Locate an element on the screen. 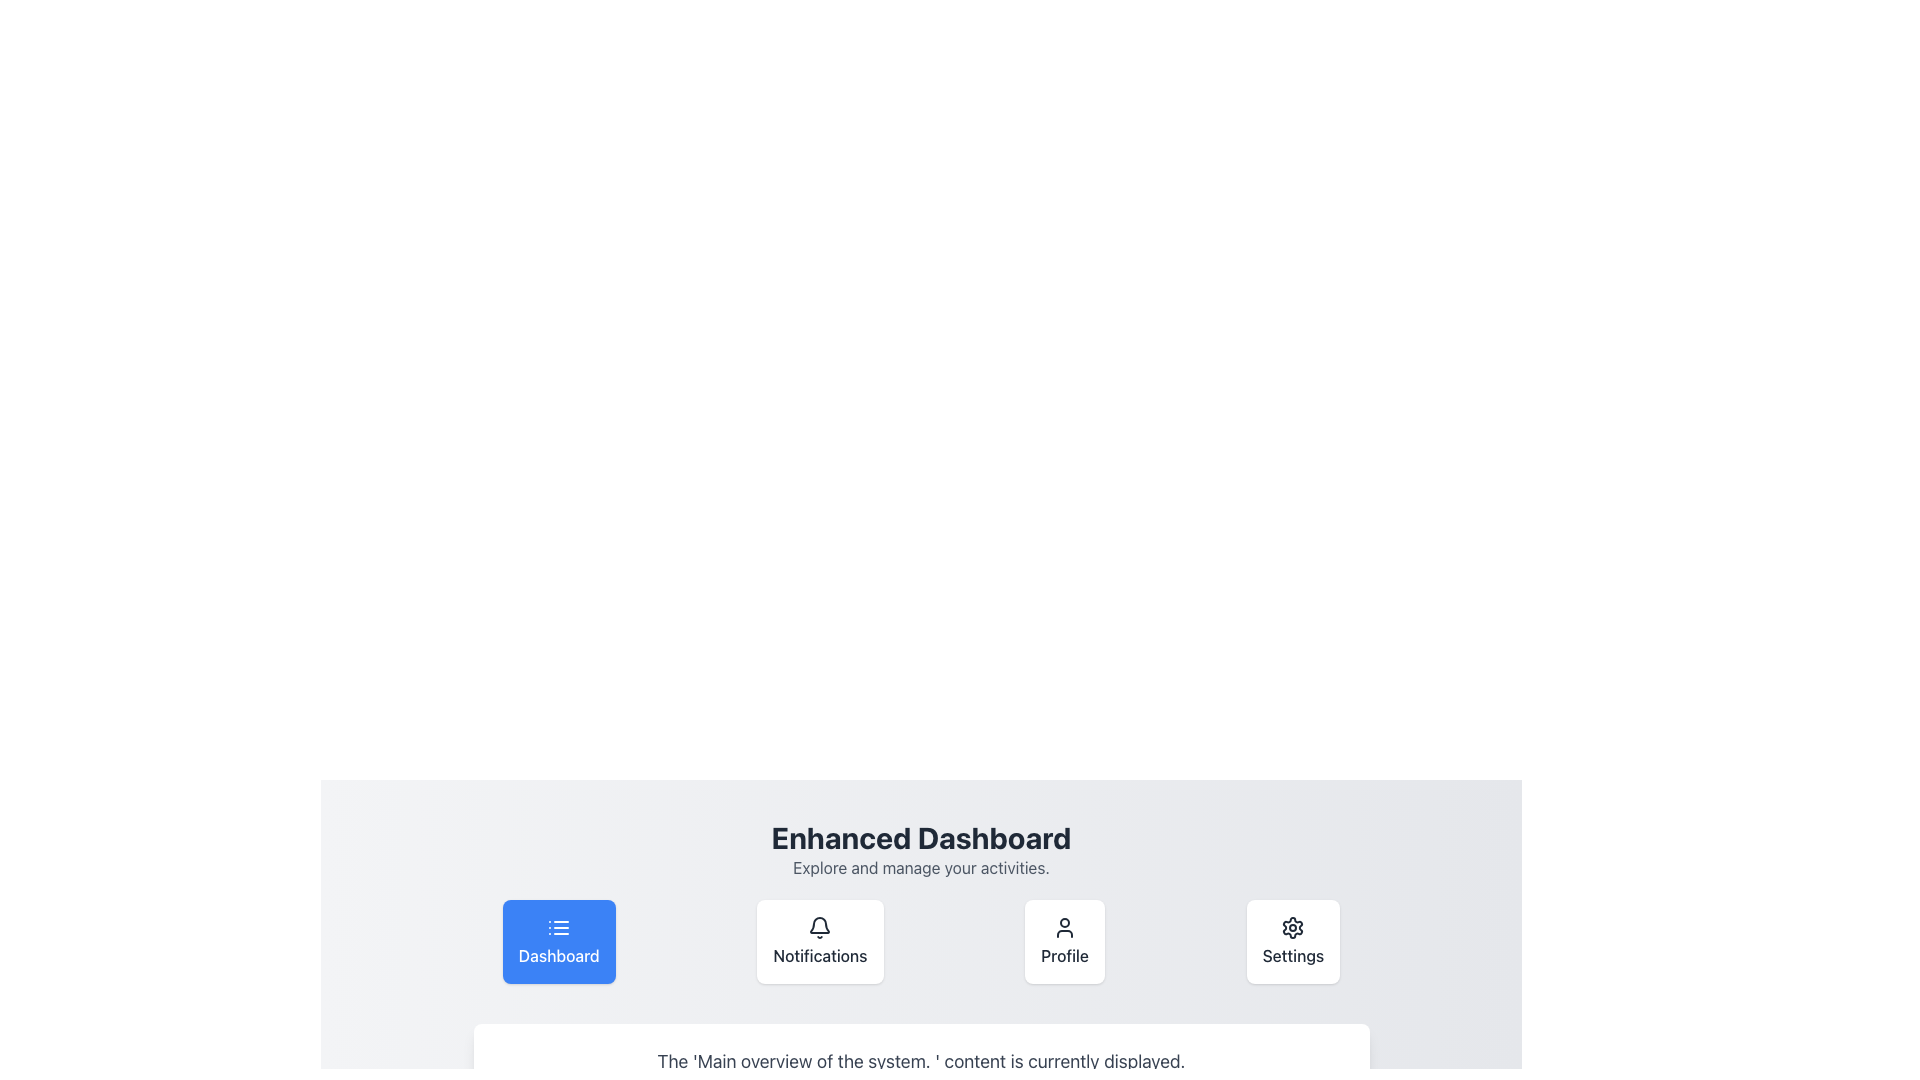  the rounded rectangle button labeled 'Notifications' with a white background and gray text, located in the middle-right of the row of buttons below the 'Enhanced Dashboard' header is located at coordinates (820, 941).